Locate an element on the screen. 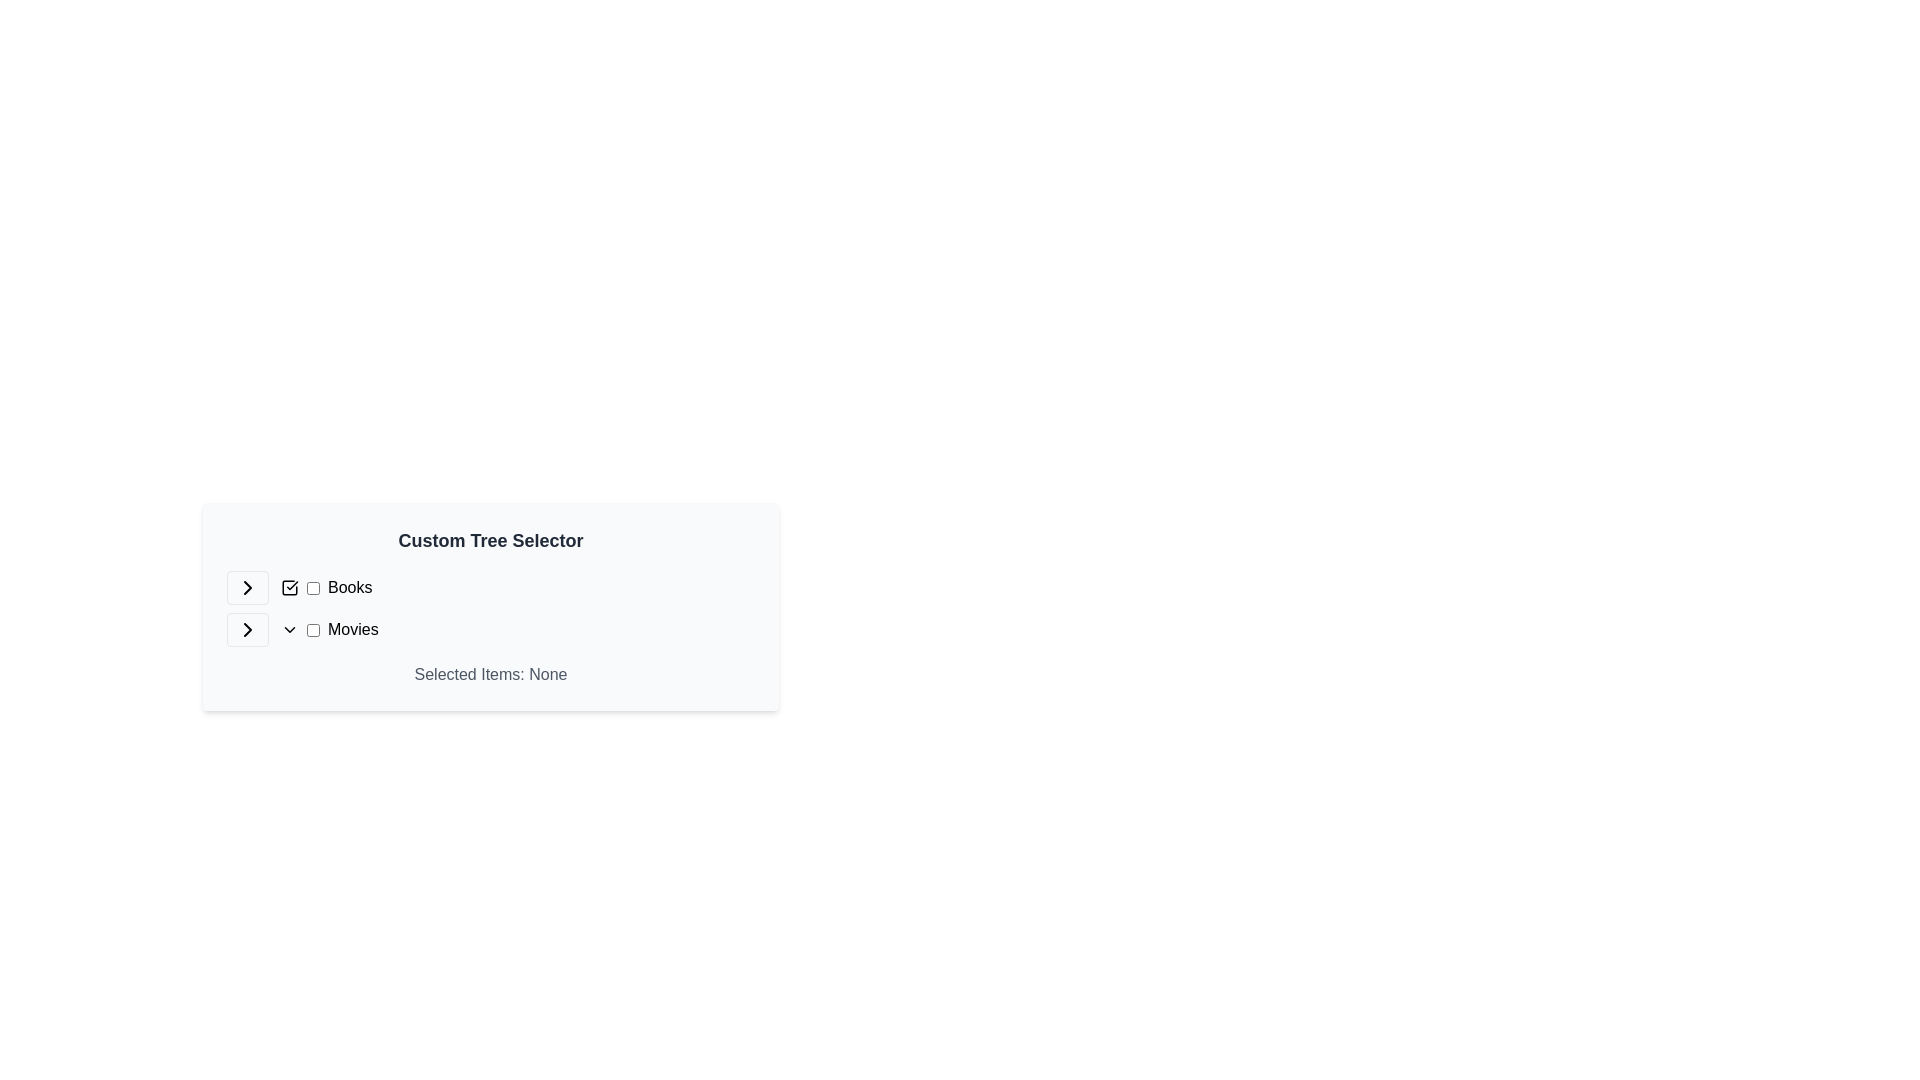 The height and width of the screenshot is (1080, 1920). the red checkmark icon representing the selection state of the 'Books' option in the tree selector interface is located at coordinates (288, 586).